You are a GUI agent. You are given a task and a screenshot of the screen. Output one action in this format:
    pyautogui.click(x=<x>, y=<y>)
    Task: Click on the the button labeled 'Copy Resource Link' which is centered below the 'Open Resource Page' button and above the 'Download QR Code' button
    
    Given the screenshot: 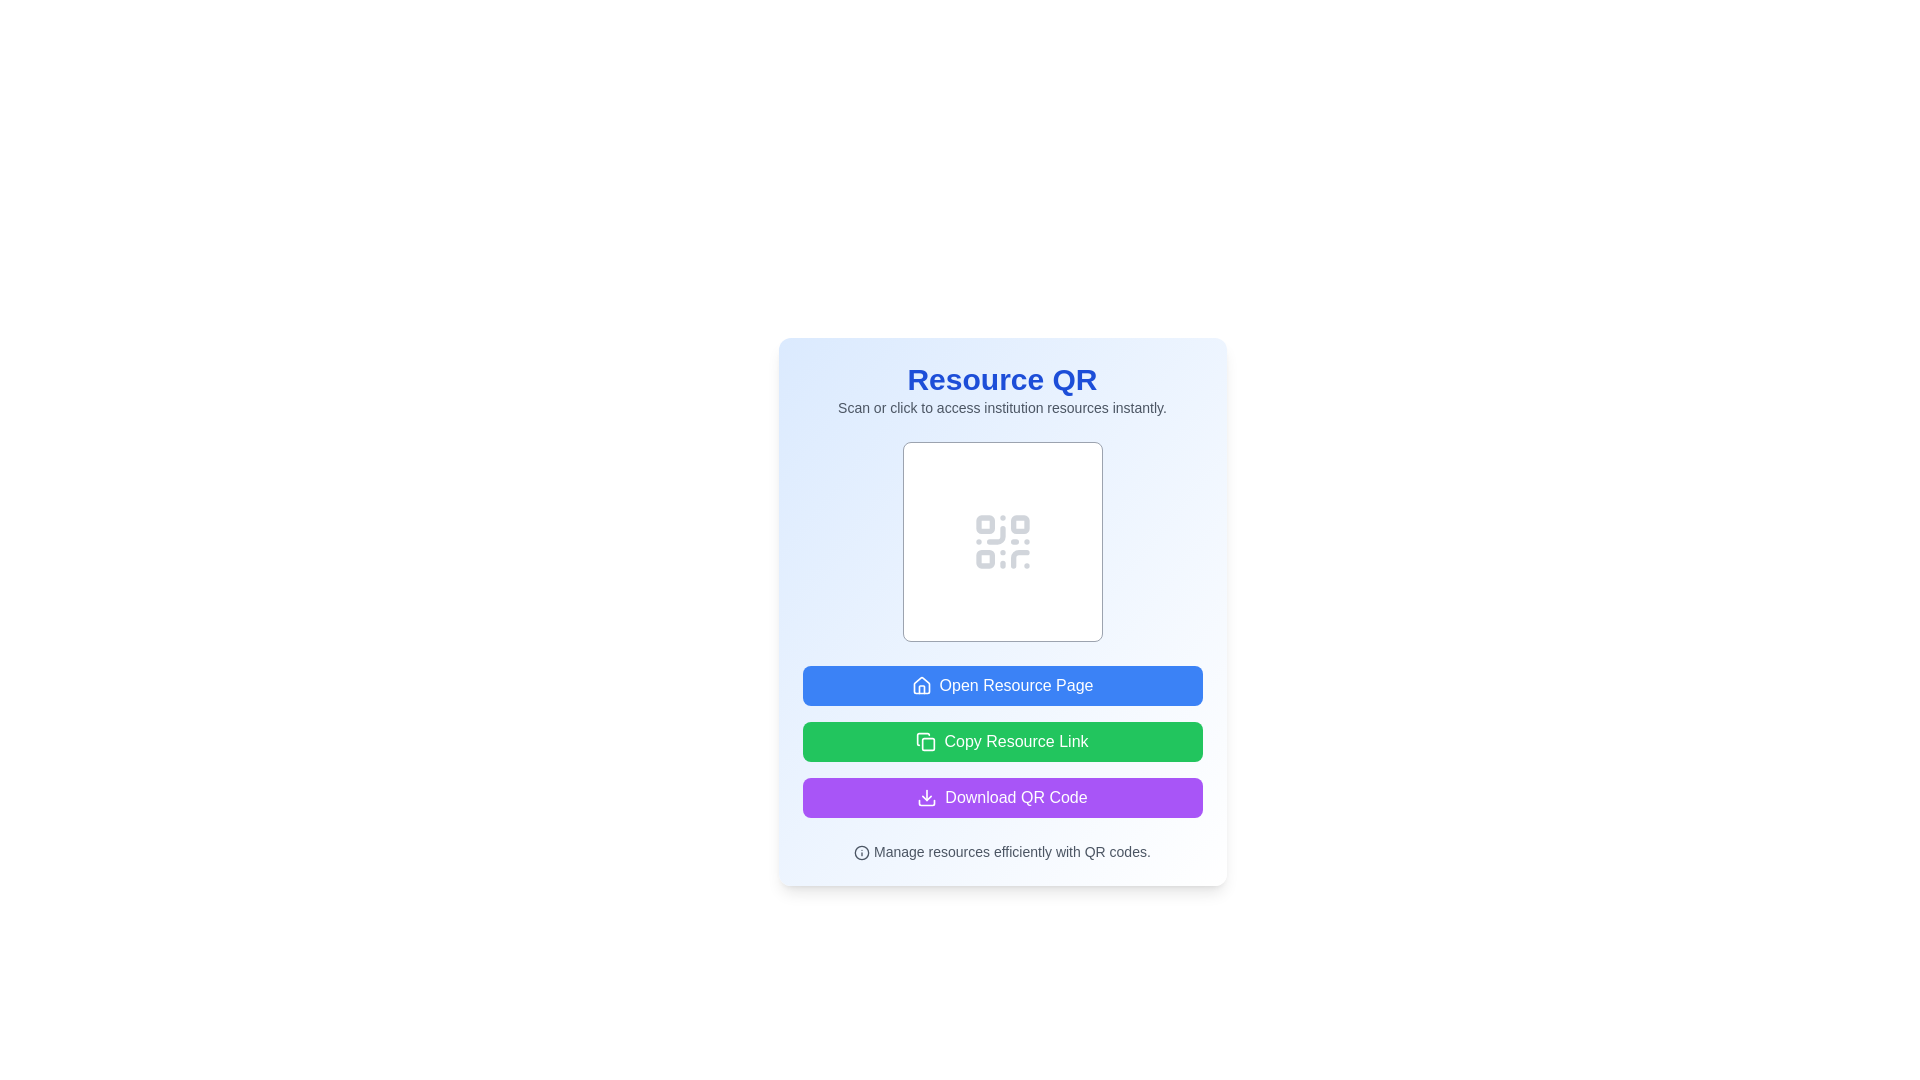 What is the action you would take?
    pyautogui.click(x=1016, y=741)
    